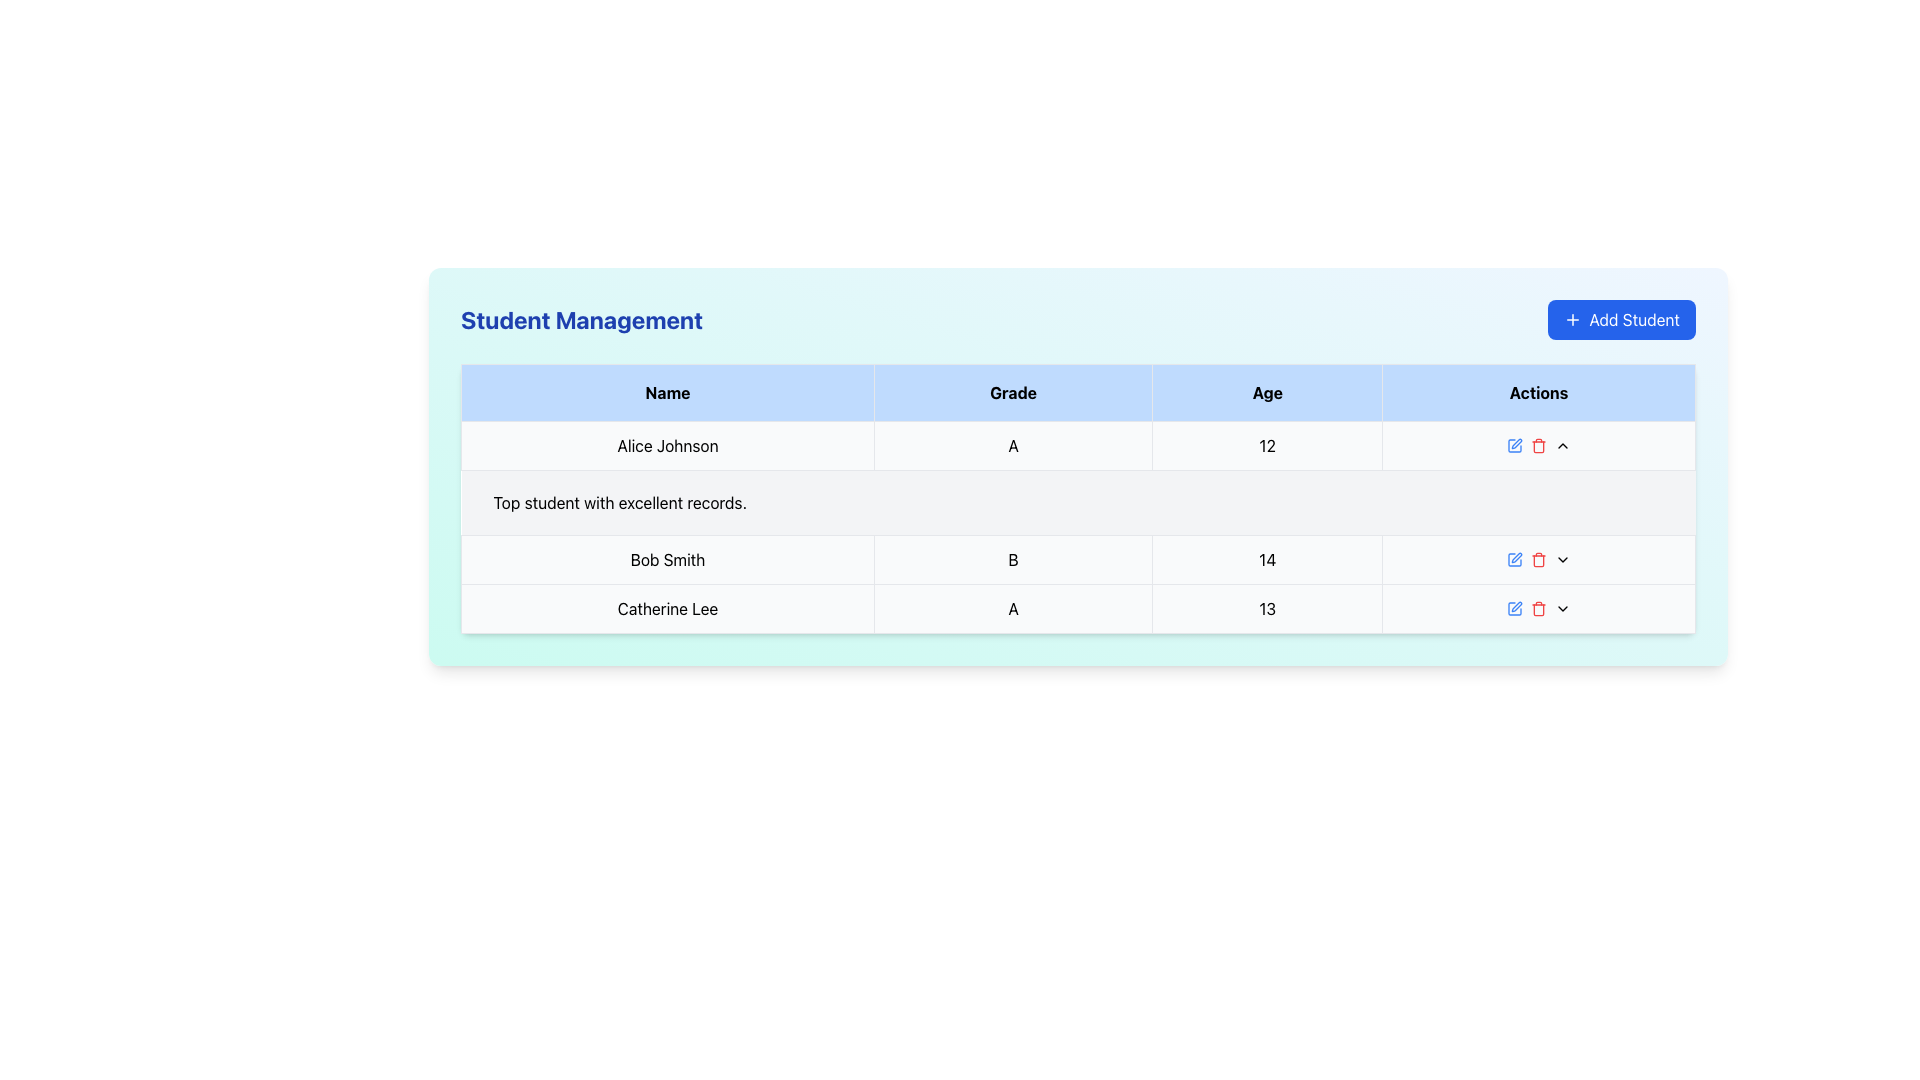 The width and height of the screenshot is (1920, 1080). Describe the element at coordinates (1515, 559) in the screenshot. I see `the first interactive button in the 'Actions' column for the row corresponding to the student 'Bob Smith' to initiate editing` at that location.